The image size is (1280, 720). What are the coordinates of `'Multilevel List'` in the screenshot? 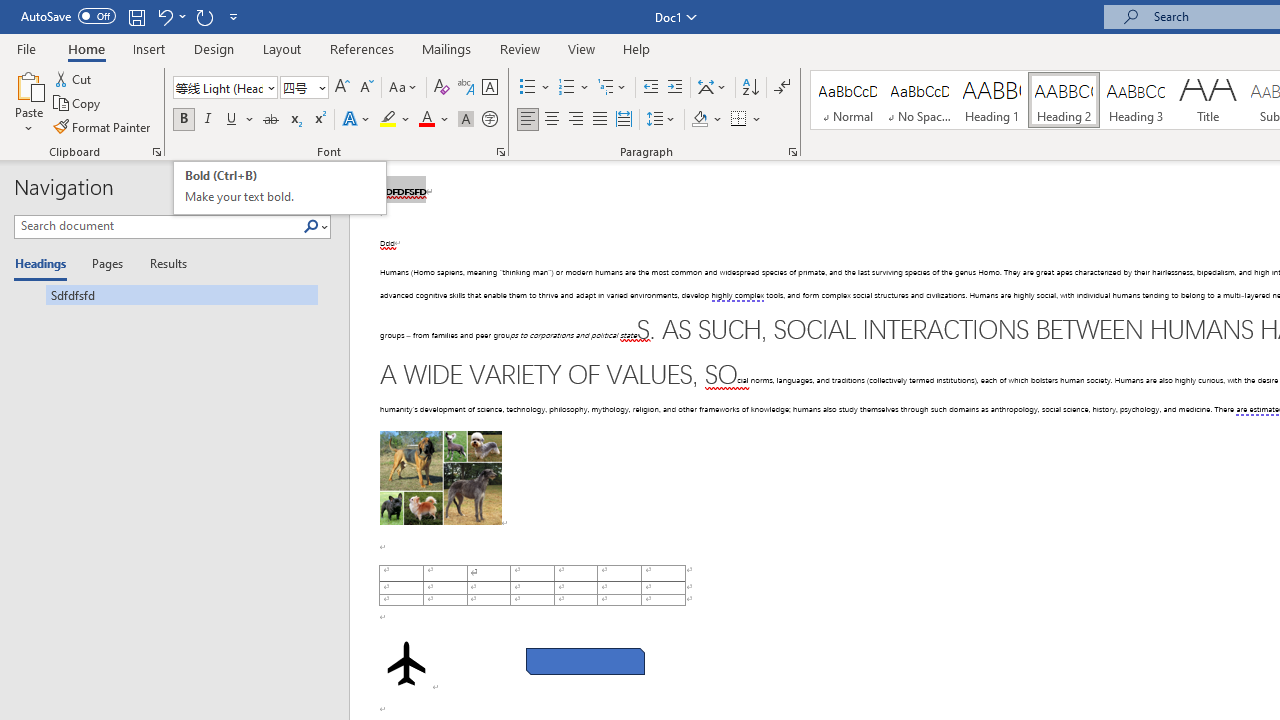 It's located at (612, 86).